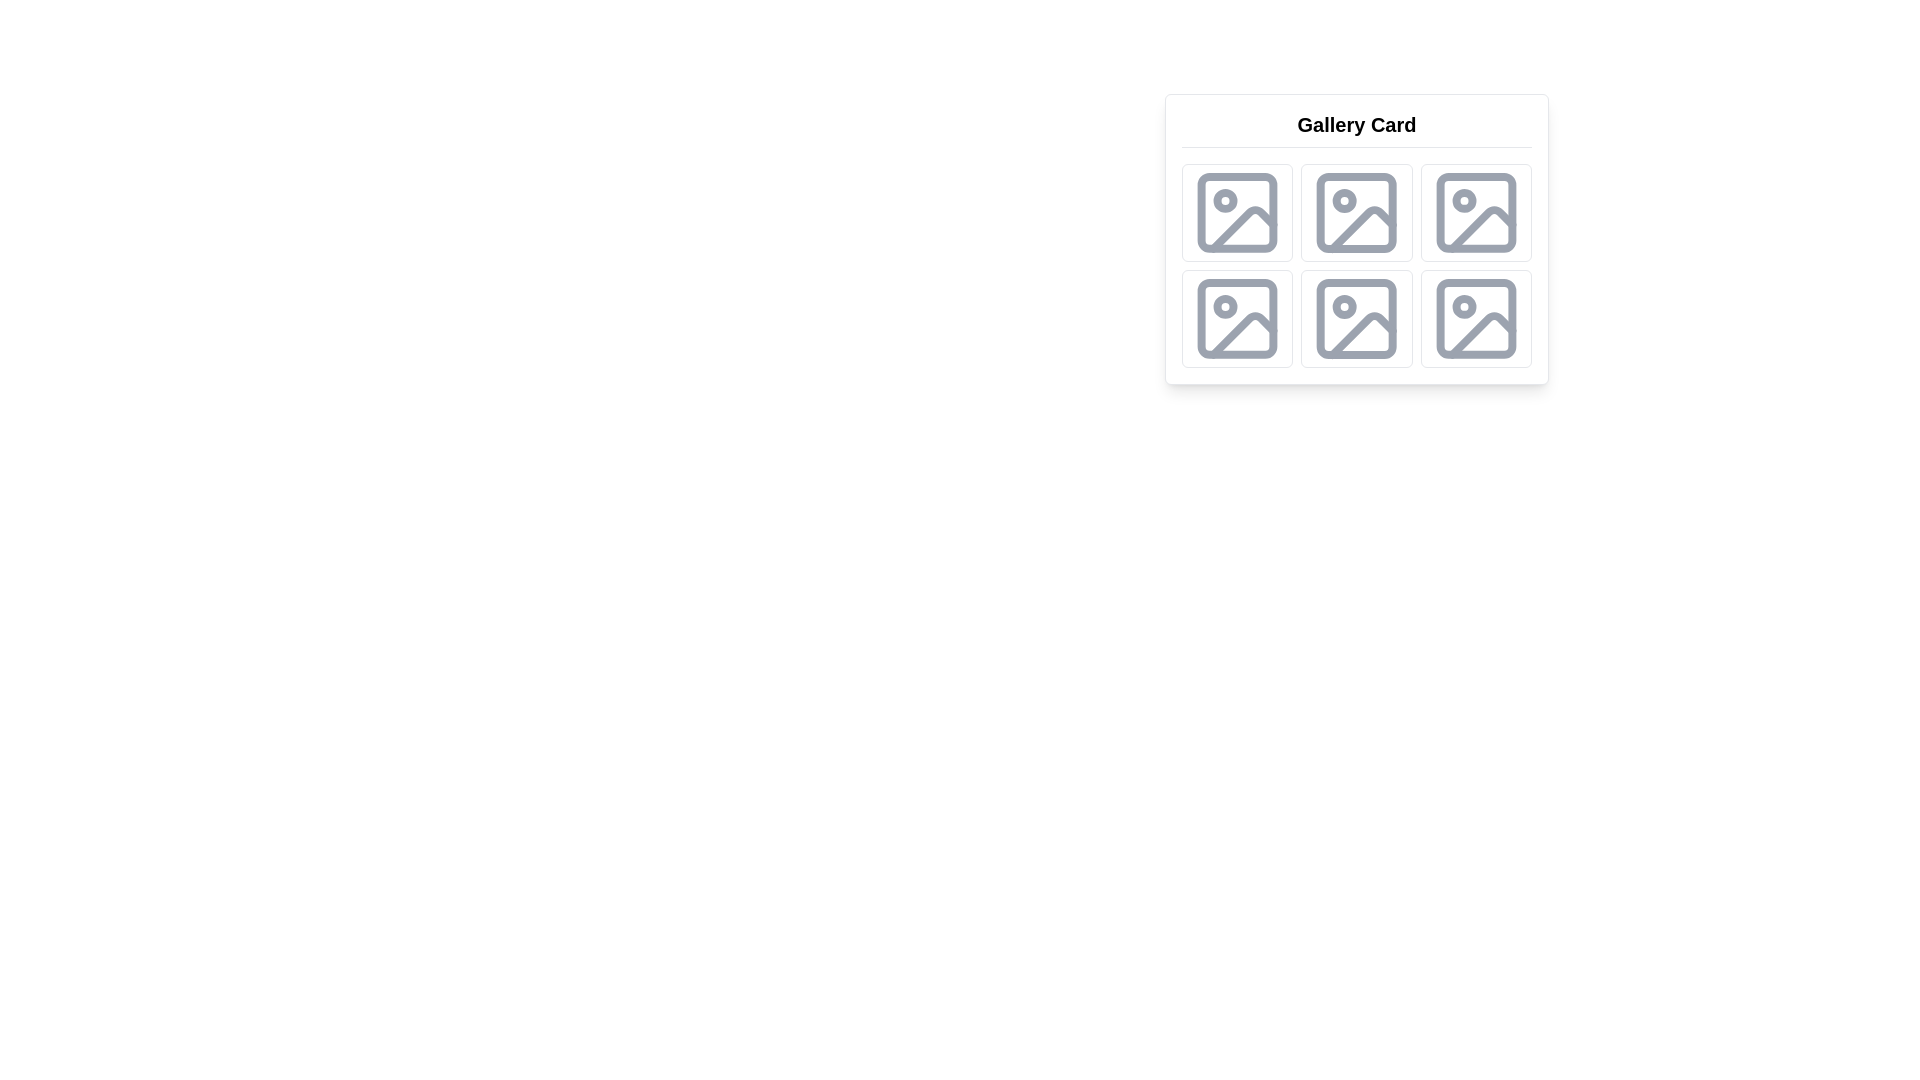 This screenshot has width=1920, height=1080. I want to click on the fifth image placeholder tile in the Gallery Card section, so click(1357, 318).